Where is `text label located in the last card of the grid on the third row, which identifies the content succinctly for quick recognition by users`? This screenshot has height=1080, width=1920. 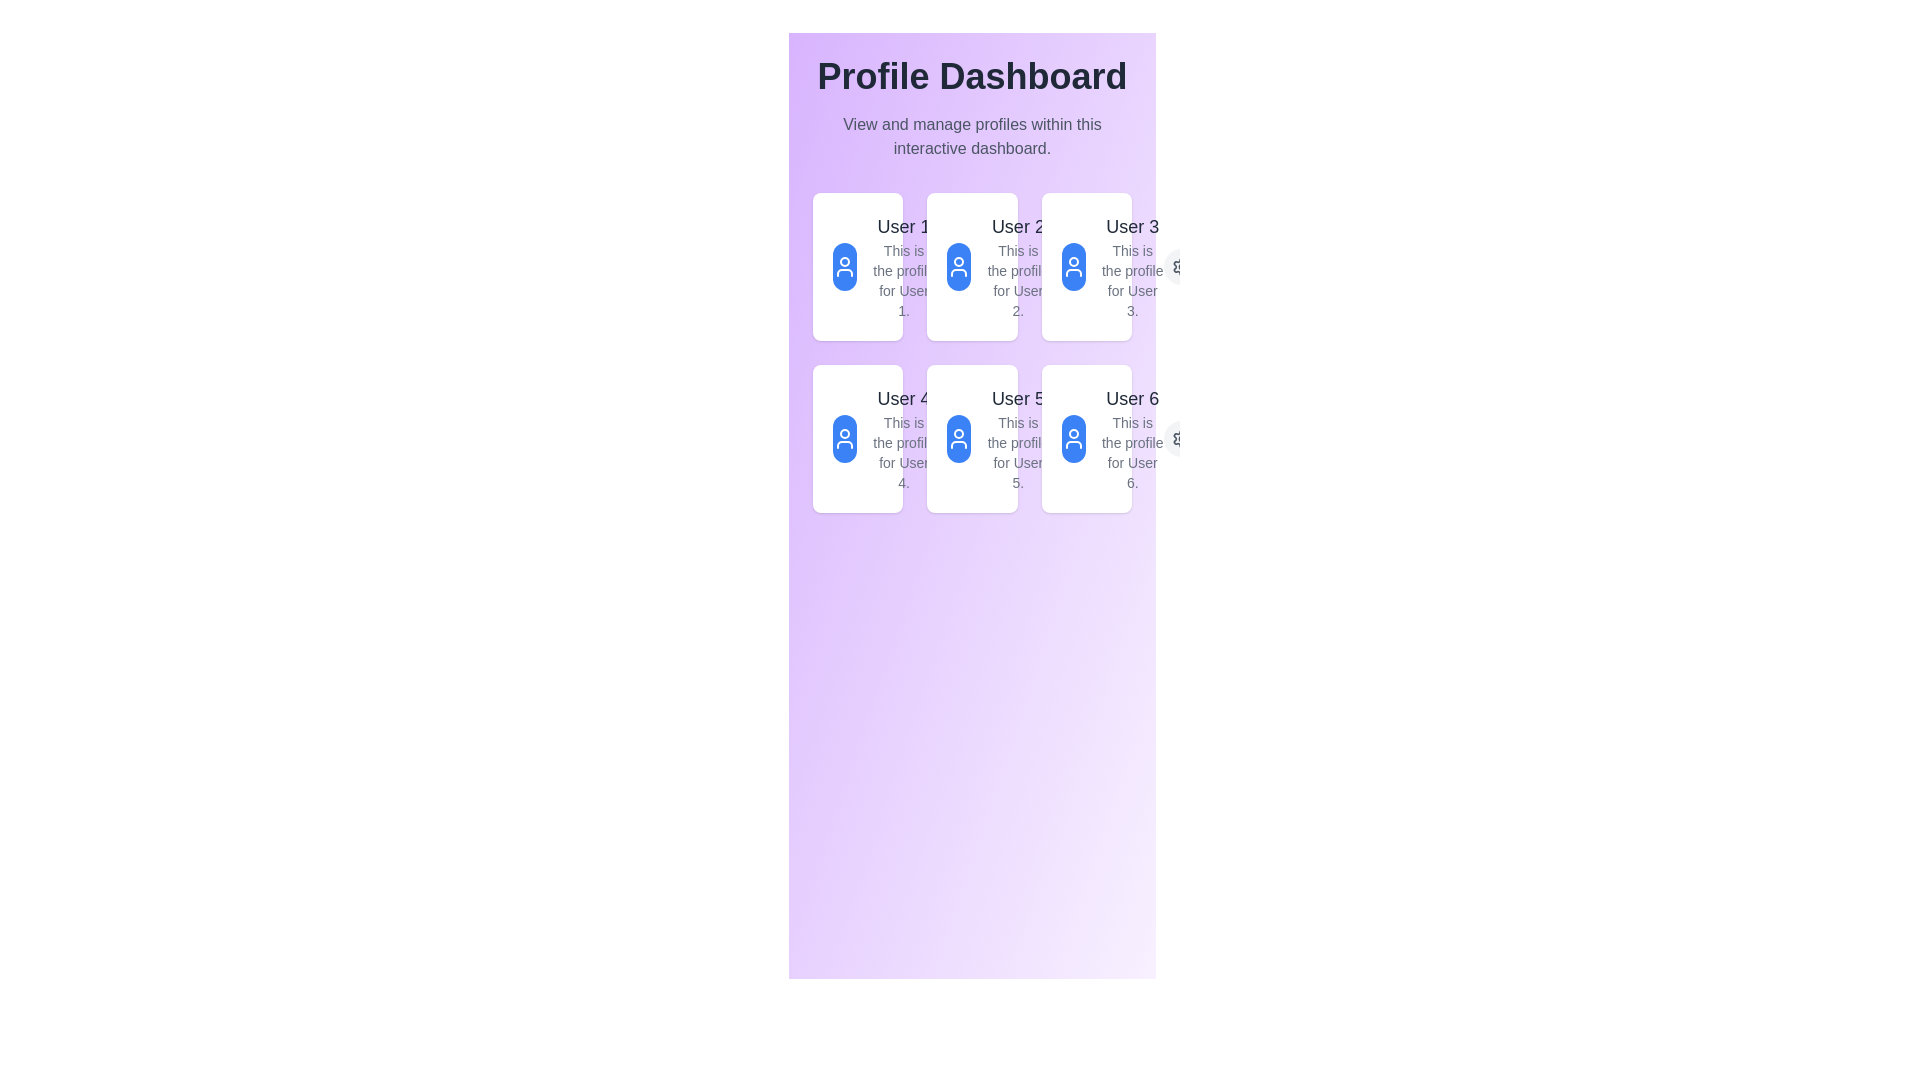 text label located in the last card of the grid on the third row, which identifies the content succinctly for quick recognition by users is located at coordinates (1132, 398).